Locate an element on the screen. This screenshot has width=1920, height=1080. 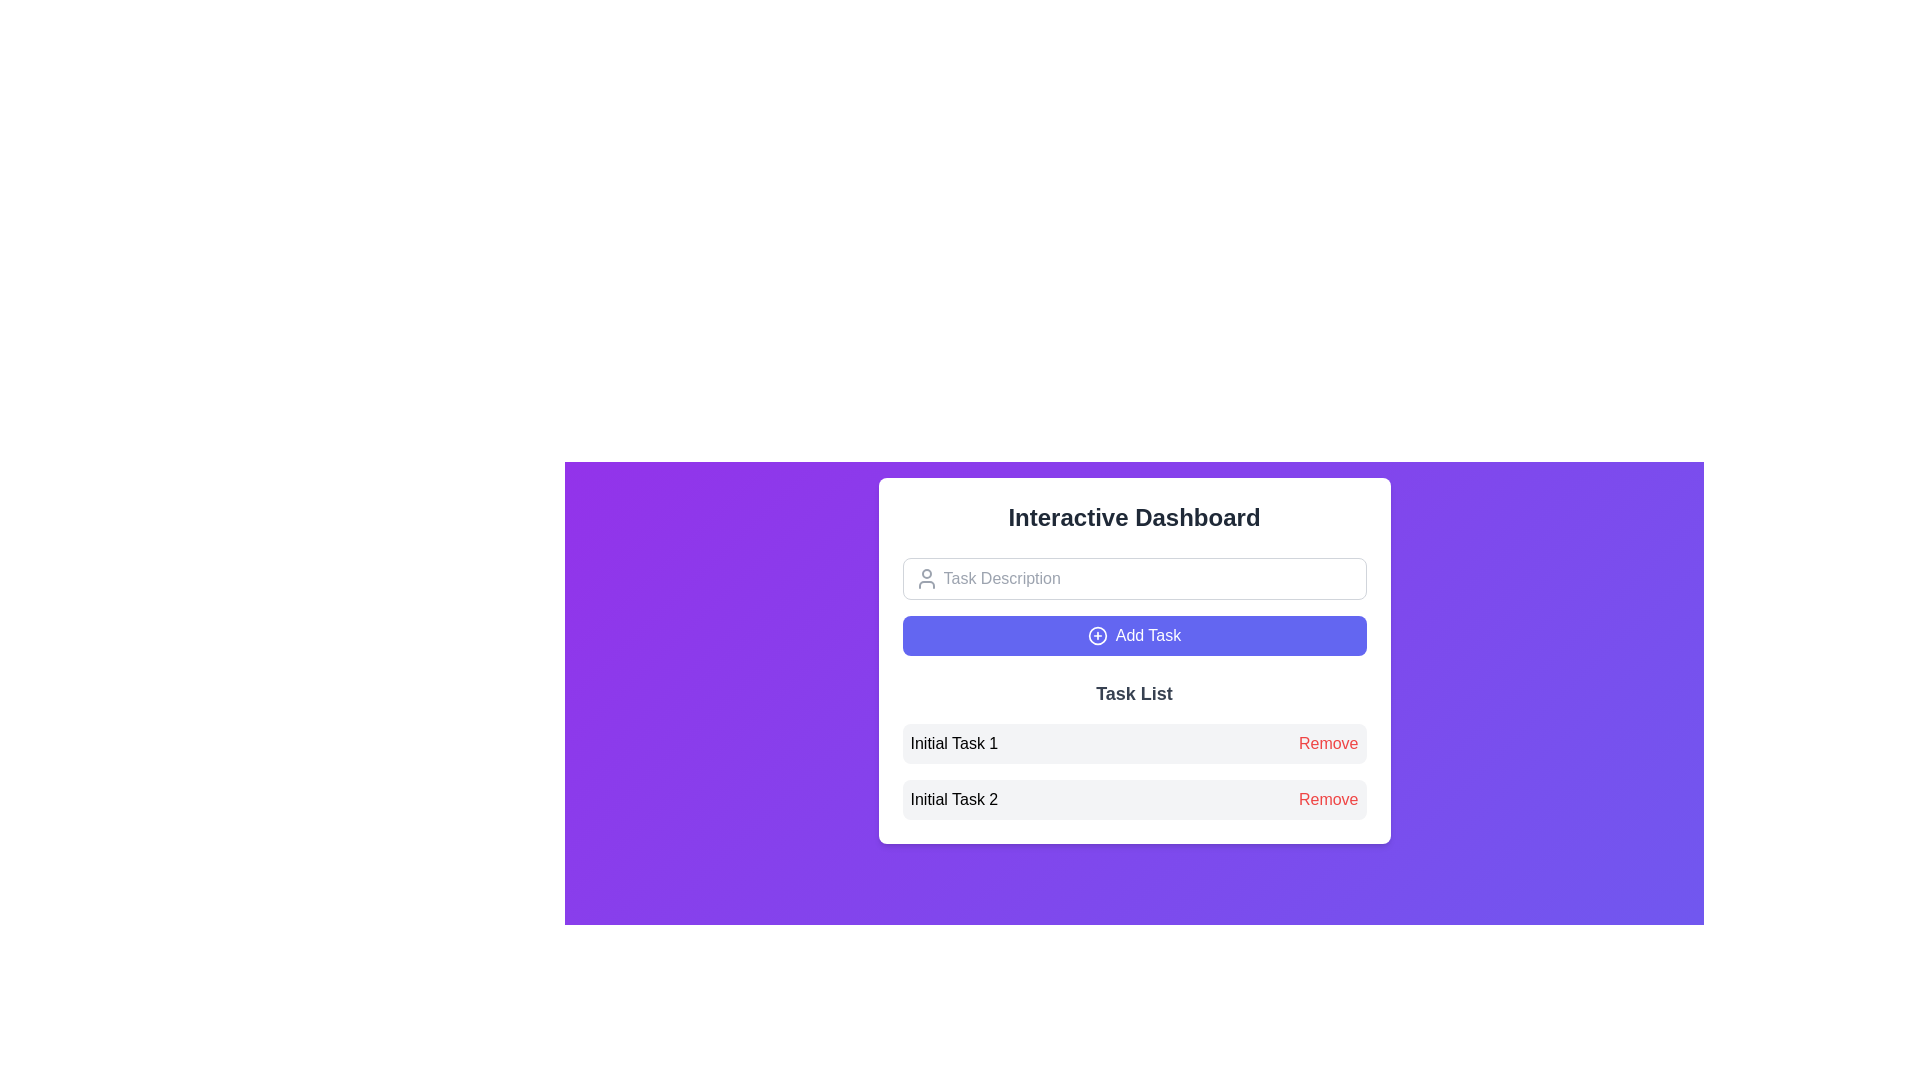
the red 'Remove' text link button located on the right side of the second row in the task list is located at coordinates (1328, 798).